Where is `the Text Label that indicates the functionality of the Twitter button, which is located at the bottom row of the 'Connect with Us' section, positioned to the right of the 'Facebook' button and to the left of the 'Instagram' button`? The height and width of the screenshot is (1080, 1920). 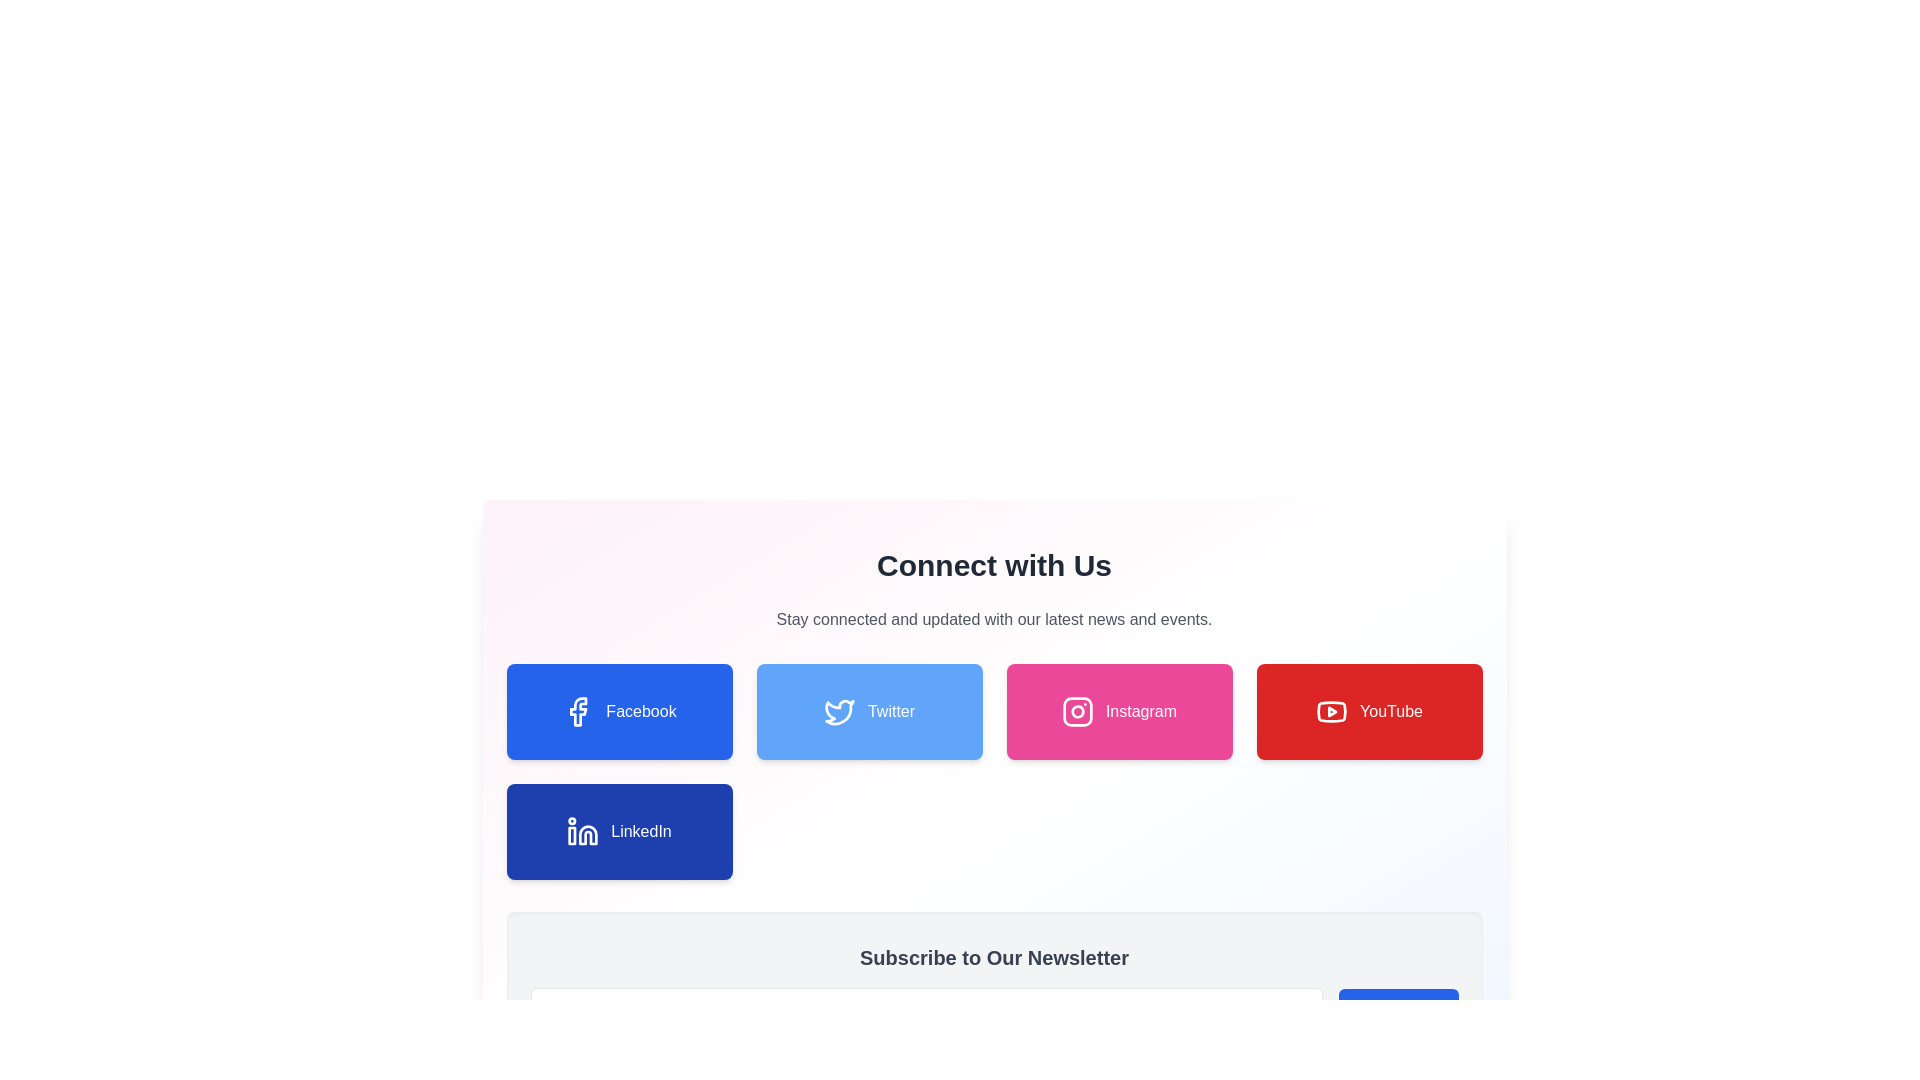 the Text Label that indicates the functionality of the Twitter button, which is located at the bottom row of the 'Connect with Us' section, positioned to the right of the 'Facebook' button and to the left of the 'Instagram' button is located at coordinates (890, 711).